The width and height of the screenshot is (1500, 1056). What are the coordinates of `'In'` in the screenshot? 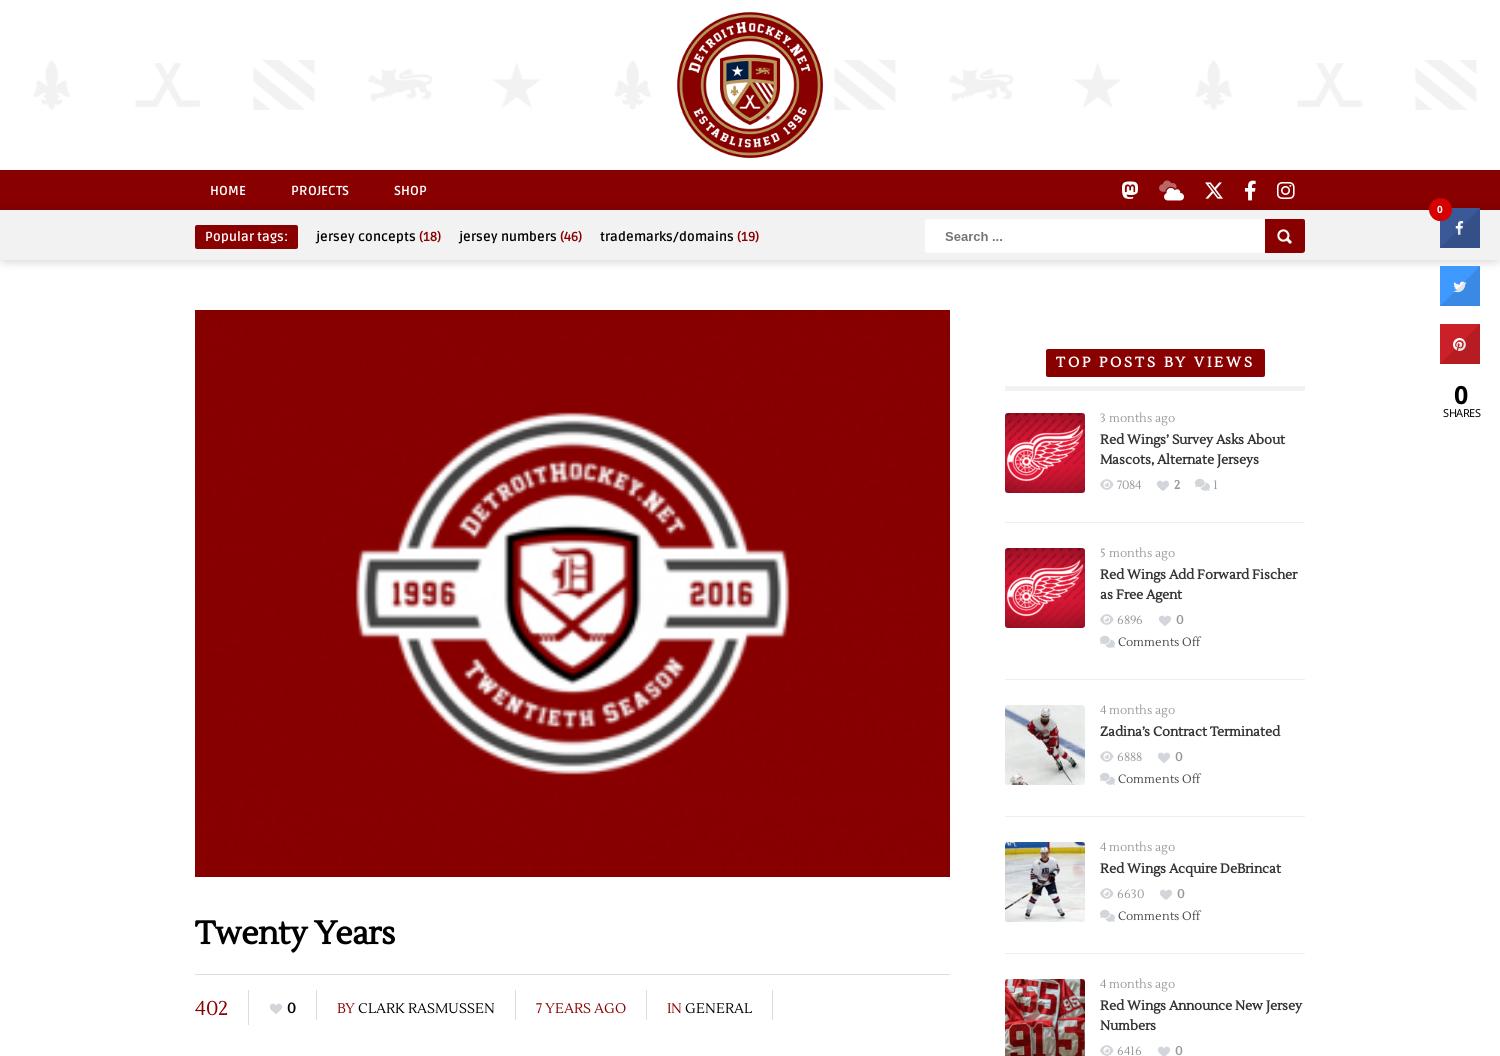 It's located at (676, 1006).